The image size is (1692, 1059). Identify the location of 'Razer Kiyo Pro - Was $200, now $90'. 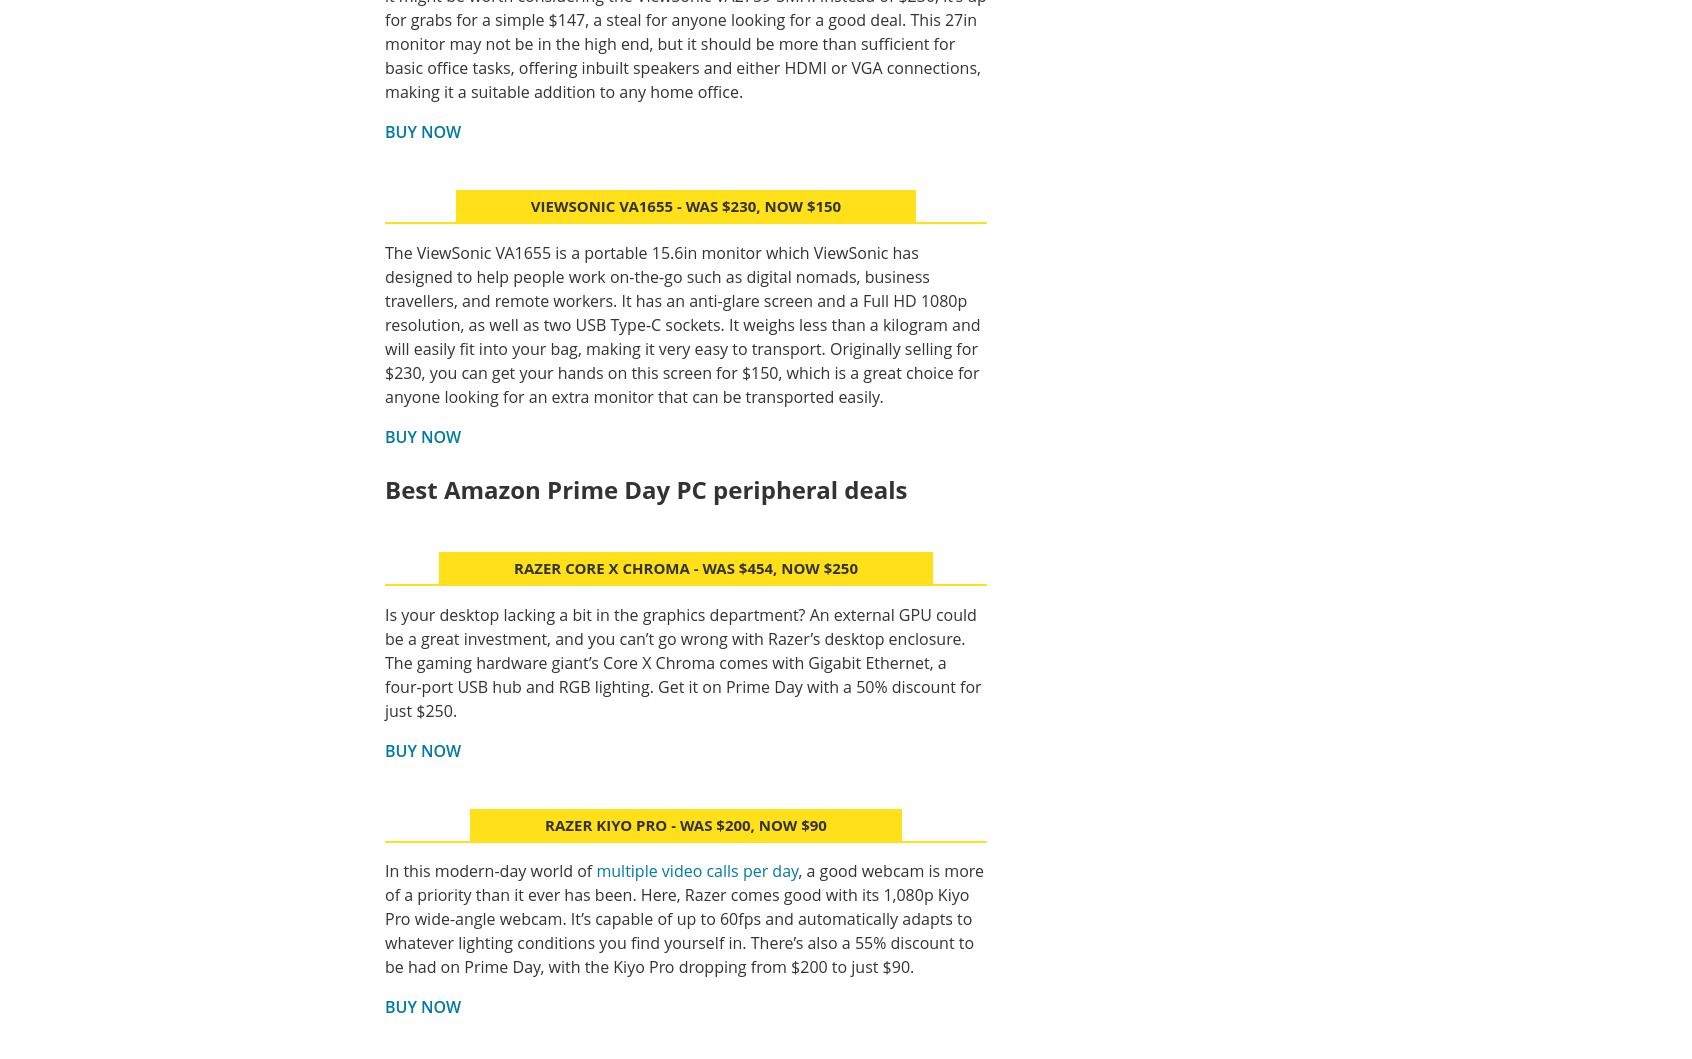
(685, 823).